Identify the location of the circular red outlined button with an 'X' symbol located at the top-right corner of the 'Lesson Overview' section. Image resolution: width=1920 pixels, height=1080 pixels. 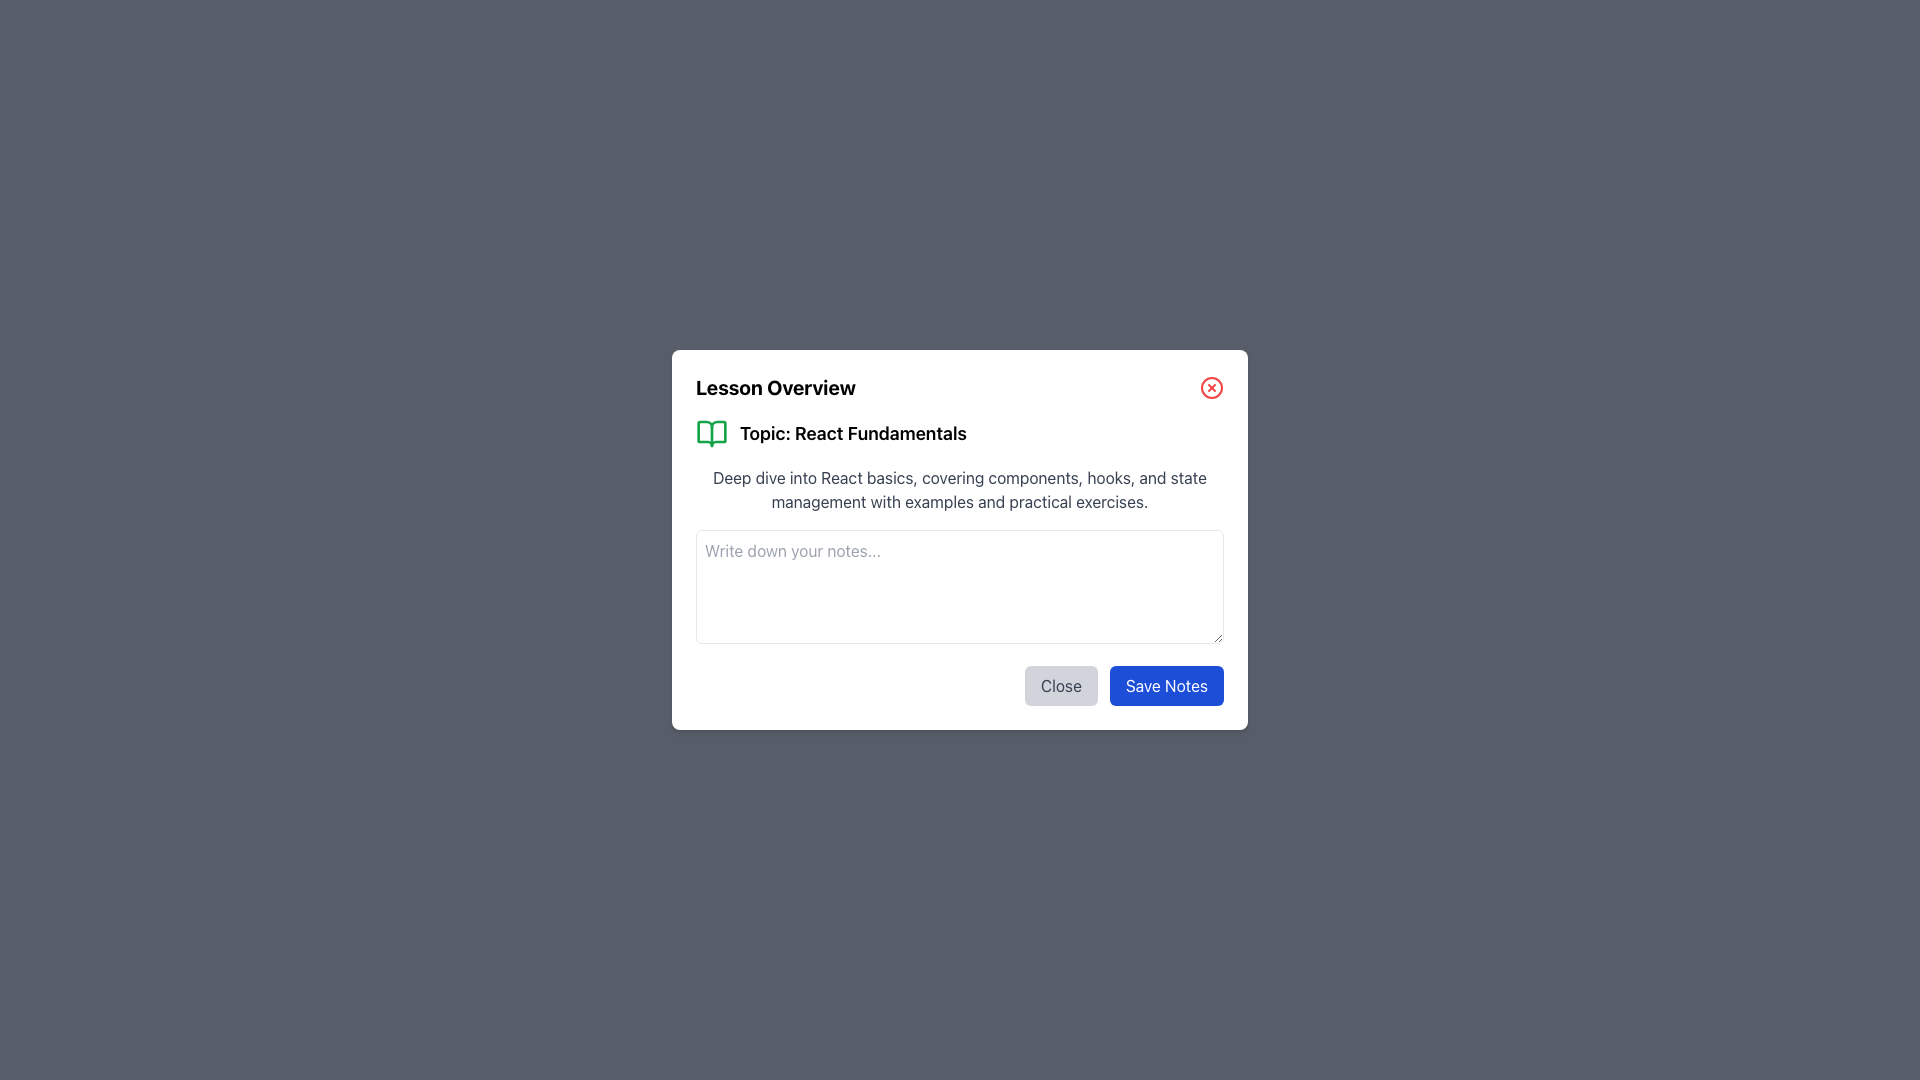
(1210, 388).